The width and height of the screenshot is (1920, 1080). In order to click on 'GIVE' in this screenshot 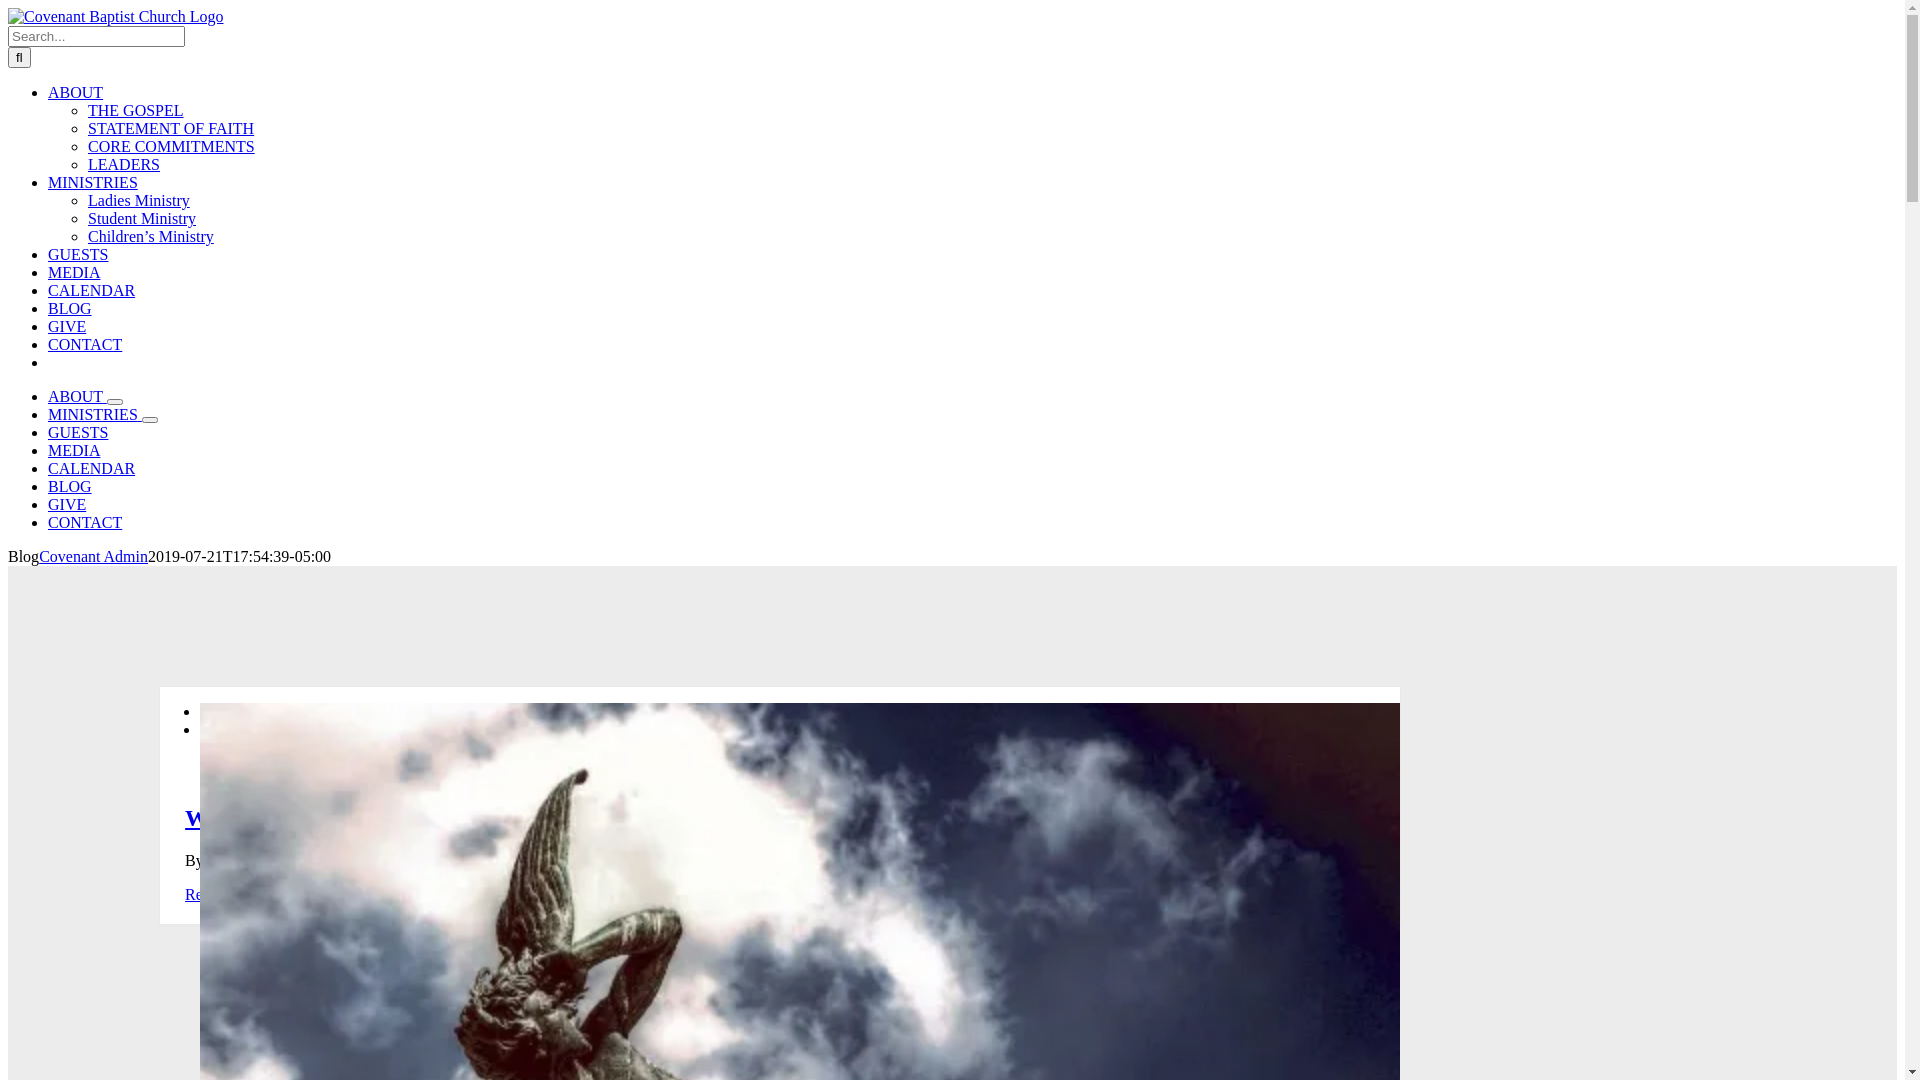, I will do `click(67, 325)`.